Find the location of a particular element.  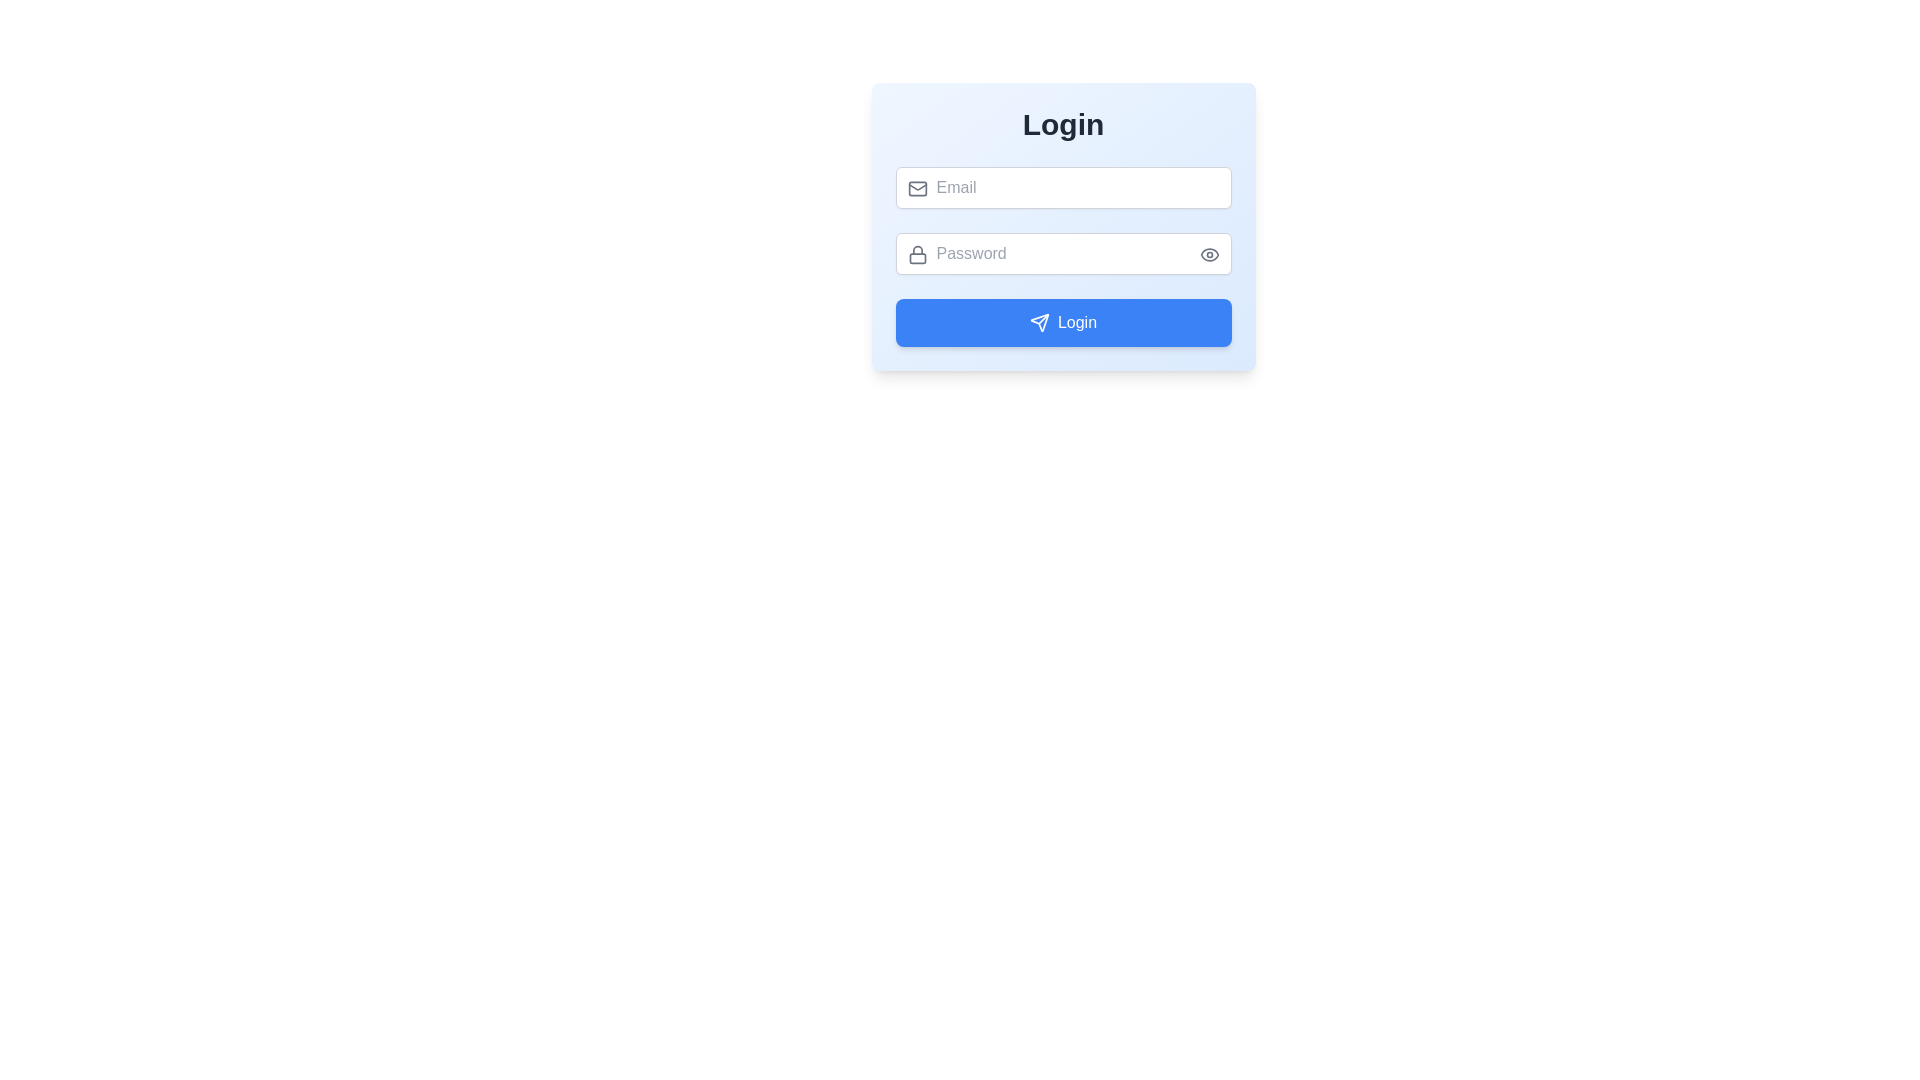

the icon that serves as a visual indicator for the email input field in the login form to prompt tooltips or interactions is located at coordinates (916, 189).